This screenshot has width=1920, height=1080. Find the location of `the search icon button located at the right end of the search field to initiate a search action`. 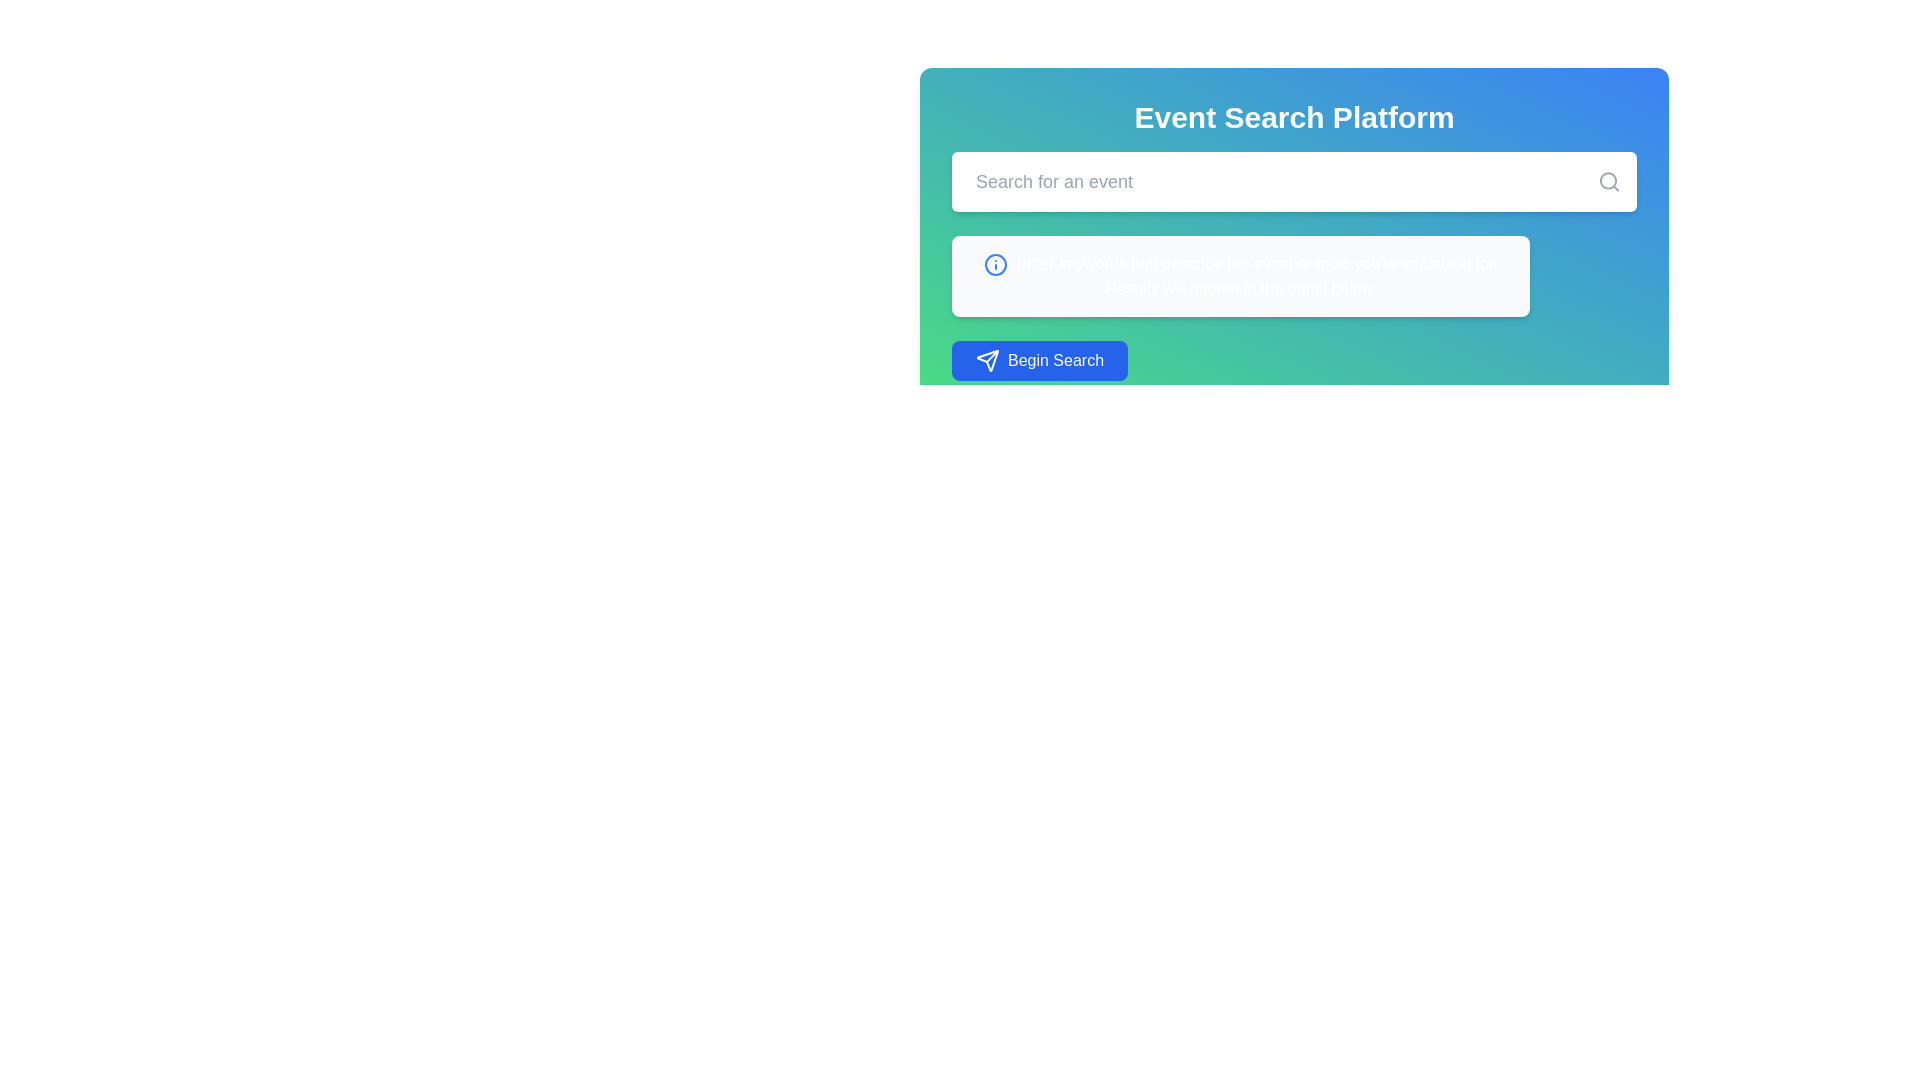

the search icon button located at the right end of the search field to initiate a search action is located at coordinates (1609, 181).